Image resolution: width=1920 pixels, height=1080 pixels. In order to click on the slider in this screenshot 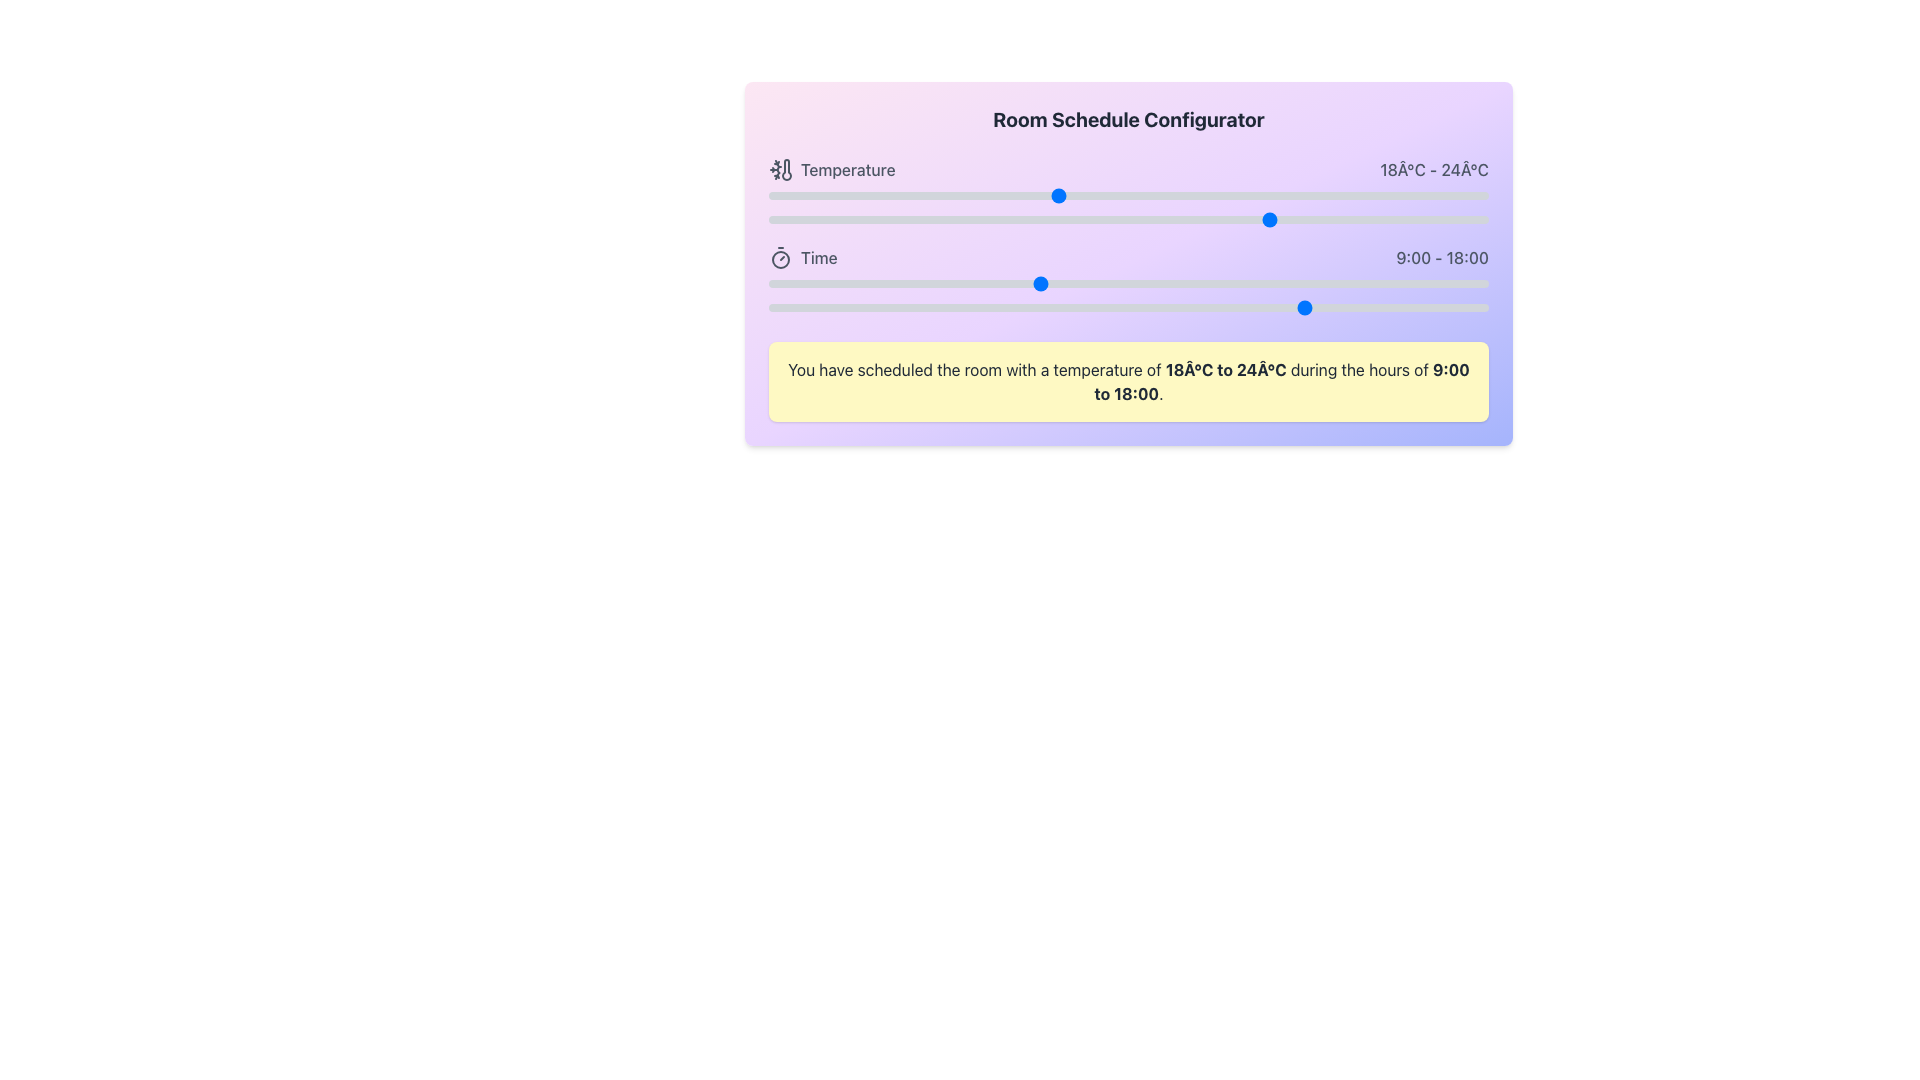, I will do `click(1415, 192)`.